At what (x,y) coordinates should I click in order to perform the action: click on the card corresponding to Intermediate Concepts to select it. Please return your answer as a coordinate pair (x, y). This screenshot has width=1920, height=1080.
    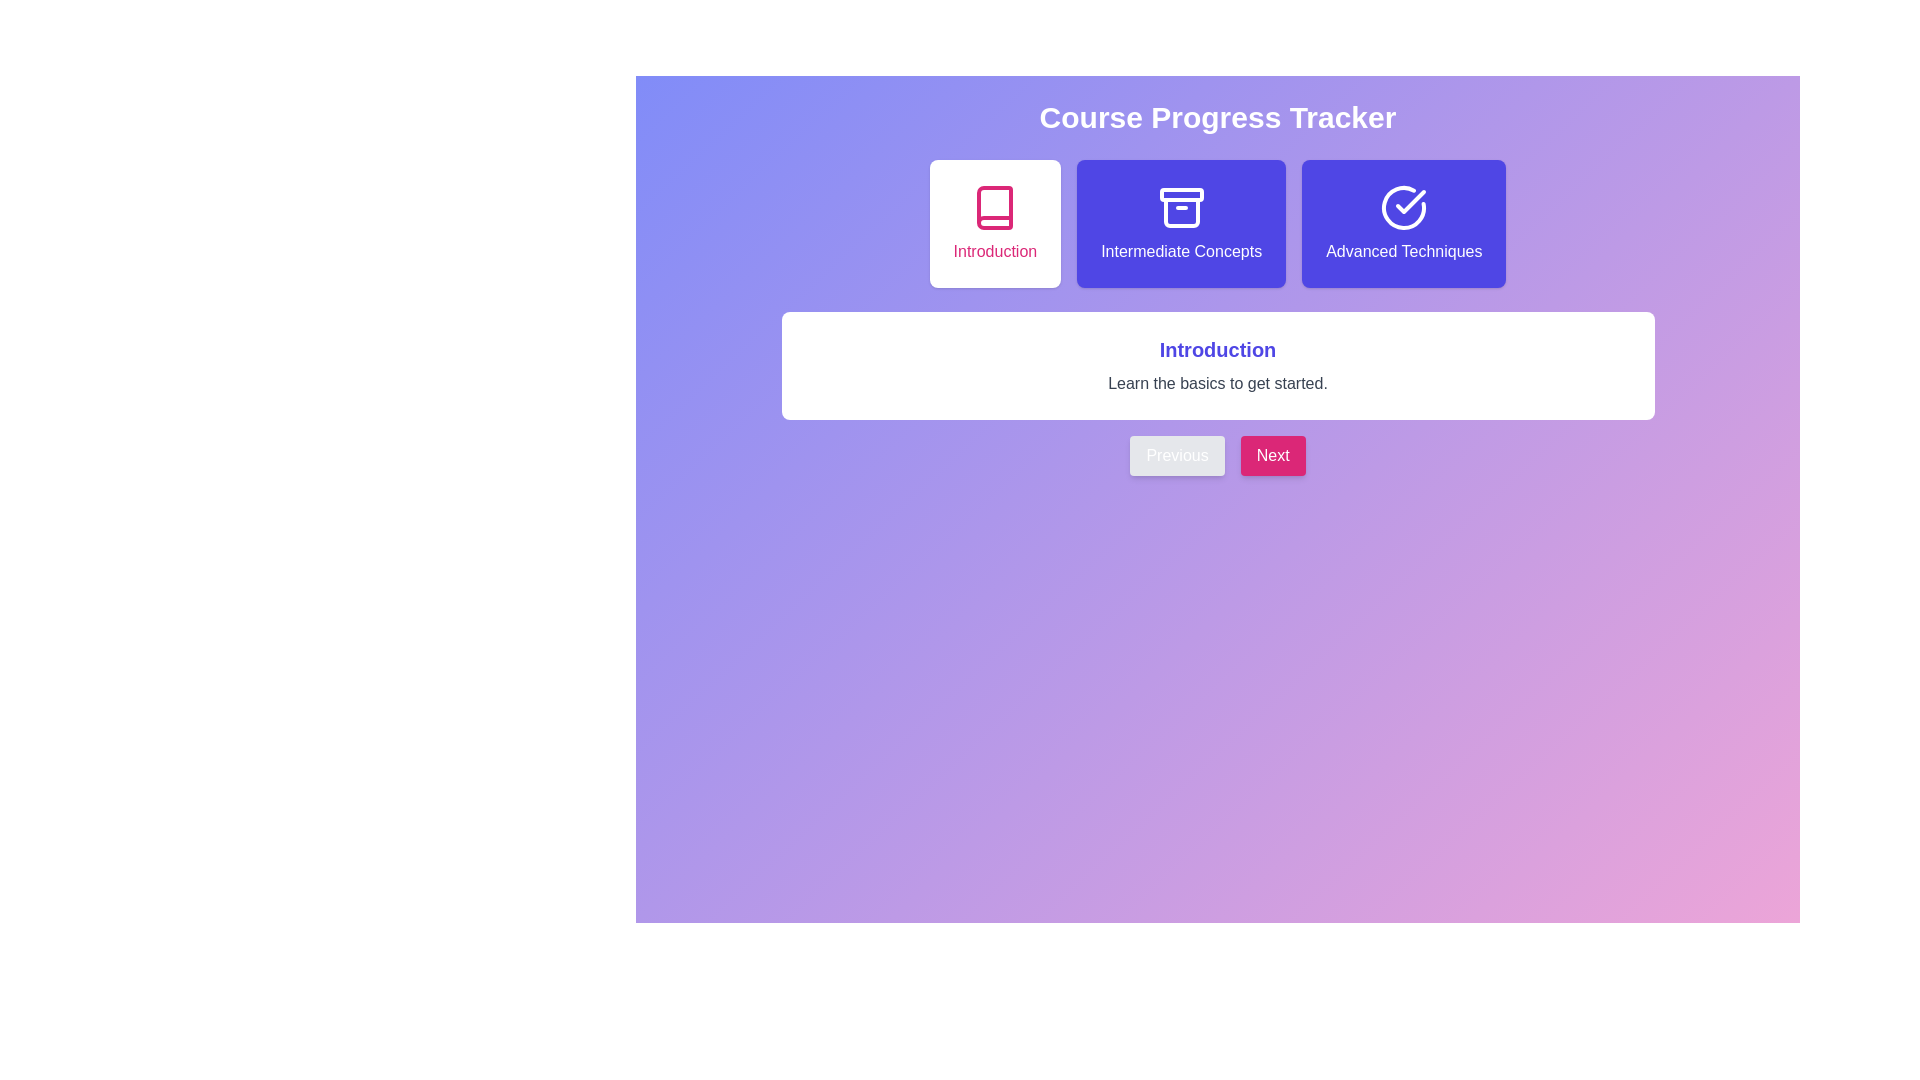
    Looking at the image, I should click on (1181, 223).